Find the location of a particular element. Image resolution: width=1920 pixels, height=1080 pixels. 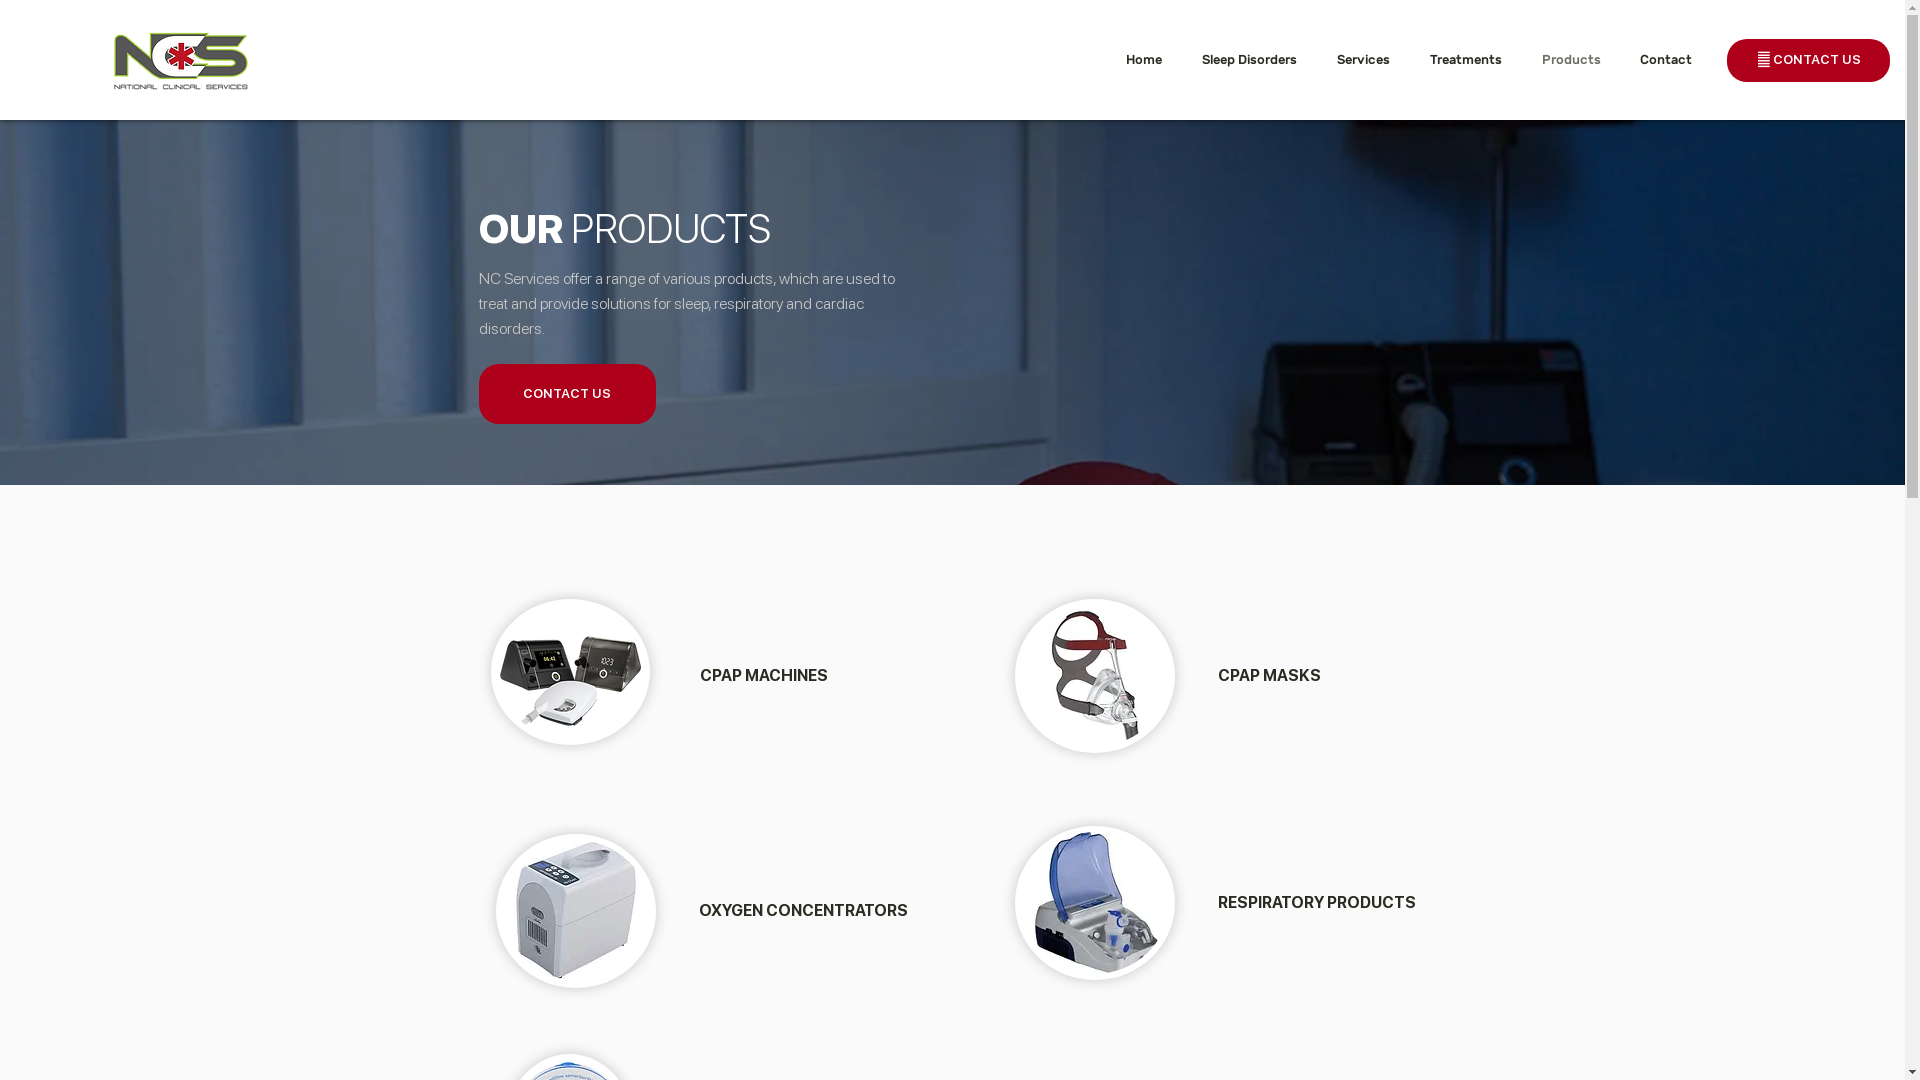

'Sleep Disorders' is located at coordinates (1253, 58).